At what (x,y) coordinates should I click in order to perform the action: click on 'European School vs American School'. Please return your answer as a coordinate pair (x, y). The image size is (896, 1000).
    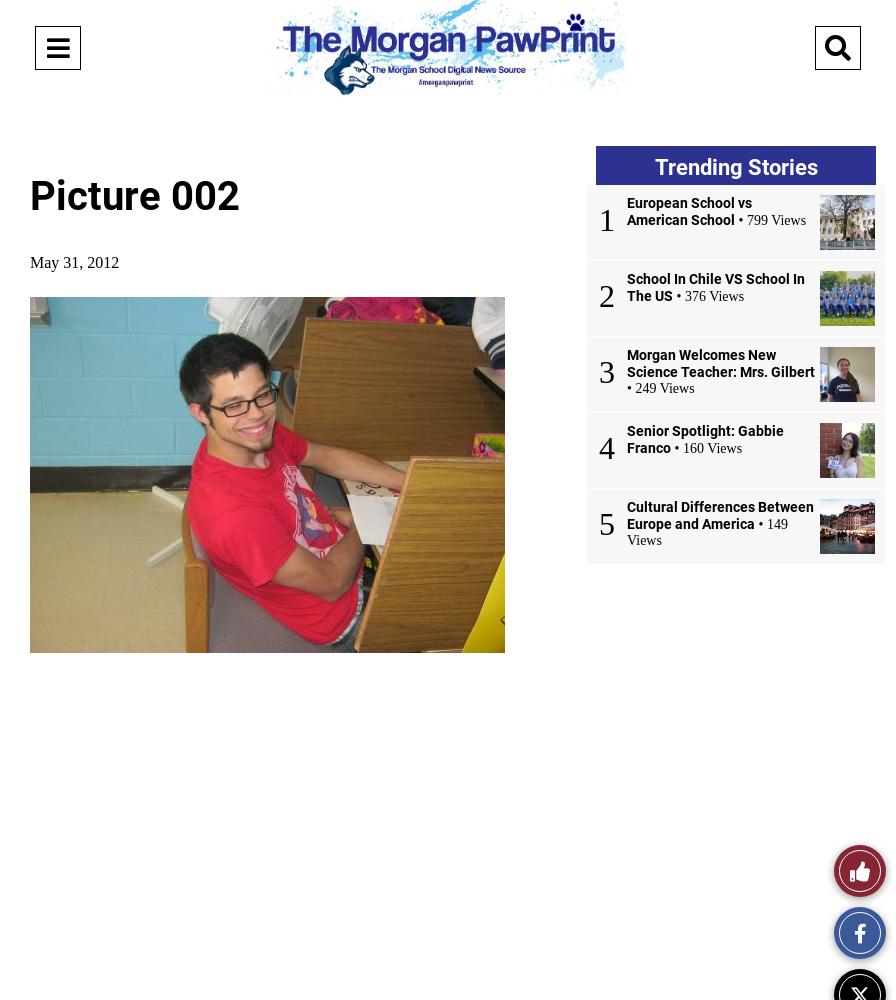
    Looking at the image, I should click on (627, 210).